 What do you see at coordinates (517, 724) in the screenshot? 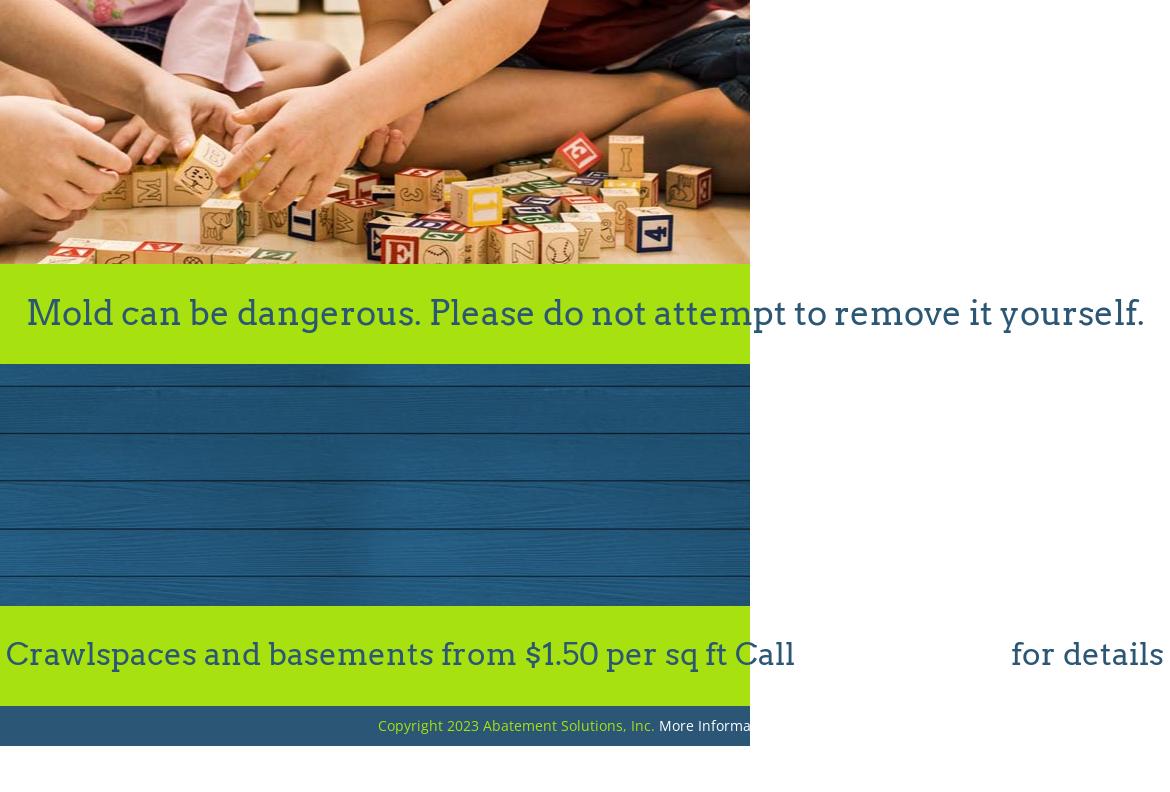
I see `'Copyright 2023 Abatement Solutions, Inc.'` at bounding box center [517, 724].